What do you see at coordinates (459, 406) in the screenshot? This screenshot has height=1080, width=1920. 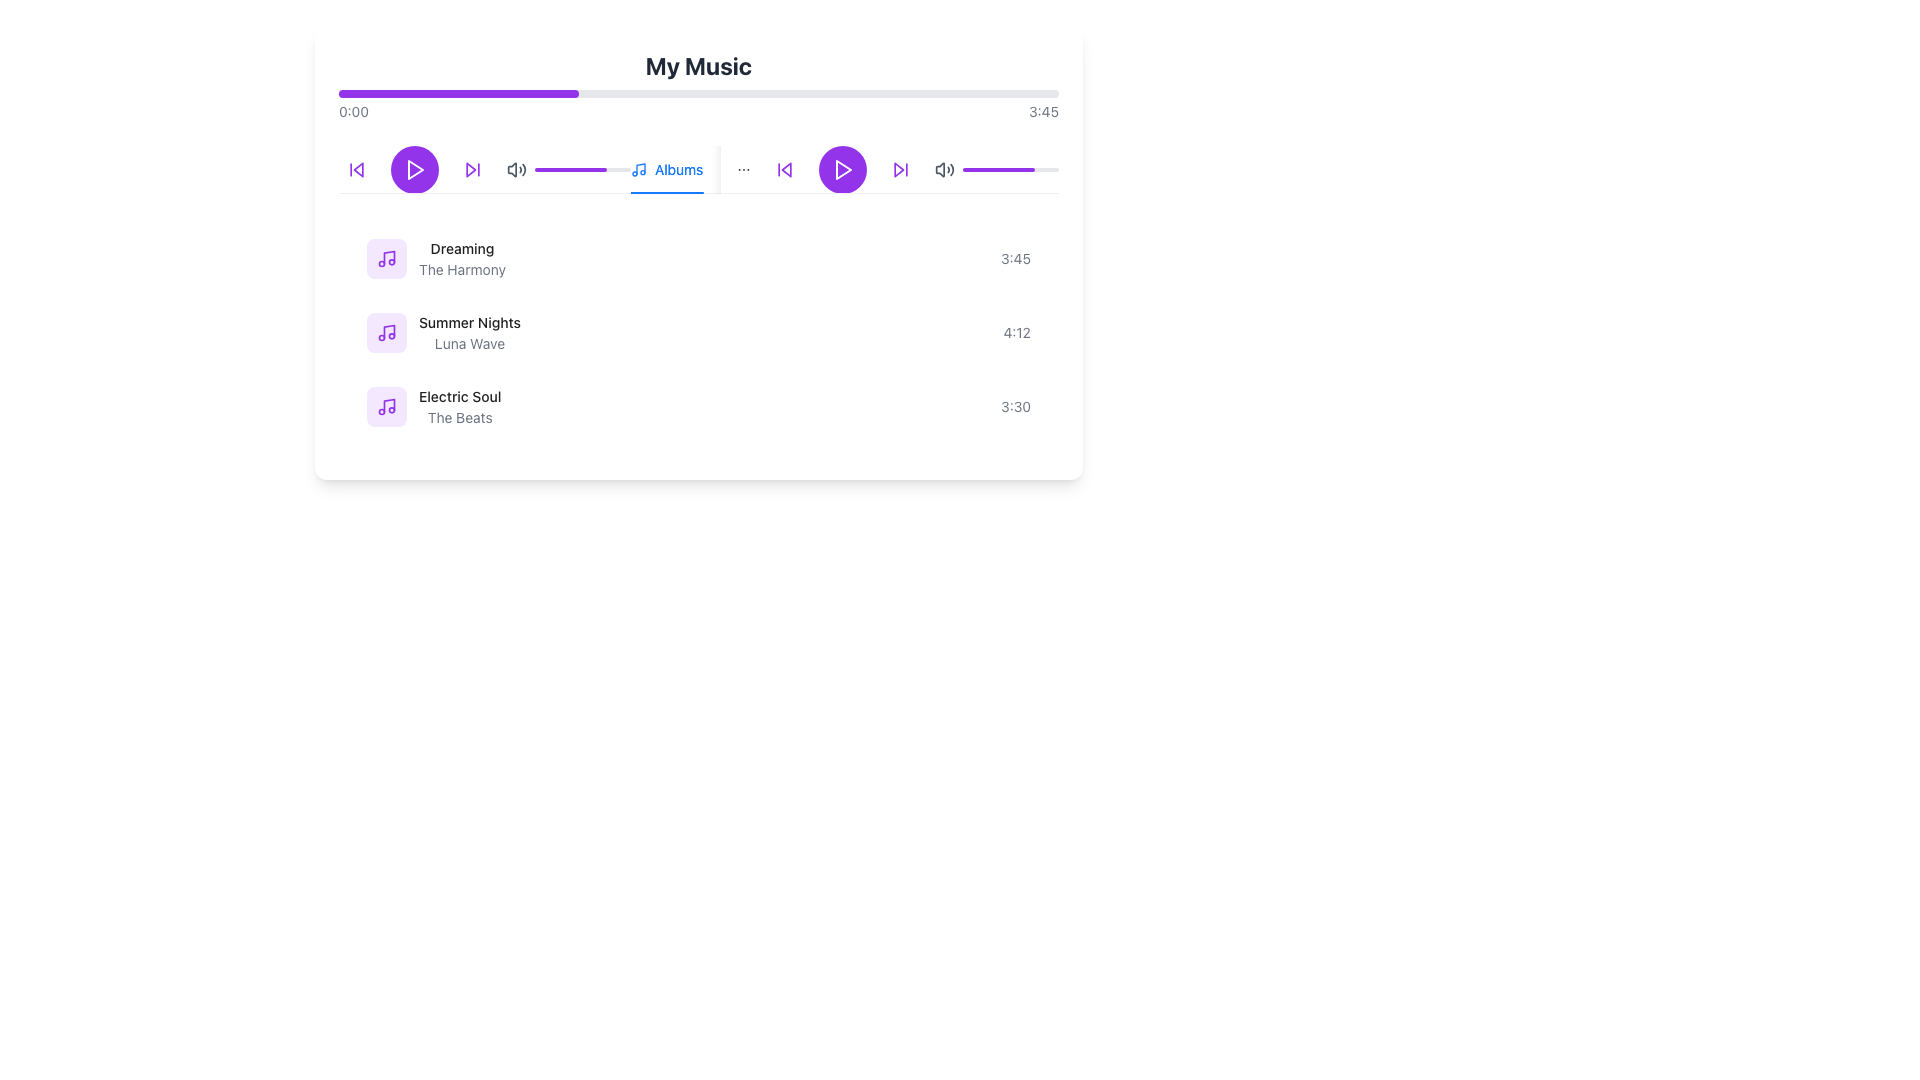 I see `the text block displaying the title 'Electric Soul' and artist 'The Beats'` at bounding box center [459, 406].